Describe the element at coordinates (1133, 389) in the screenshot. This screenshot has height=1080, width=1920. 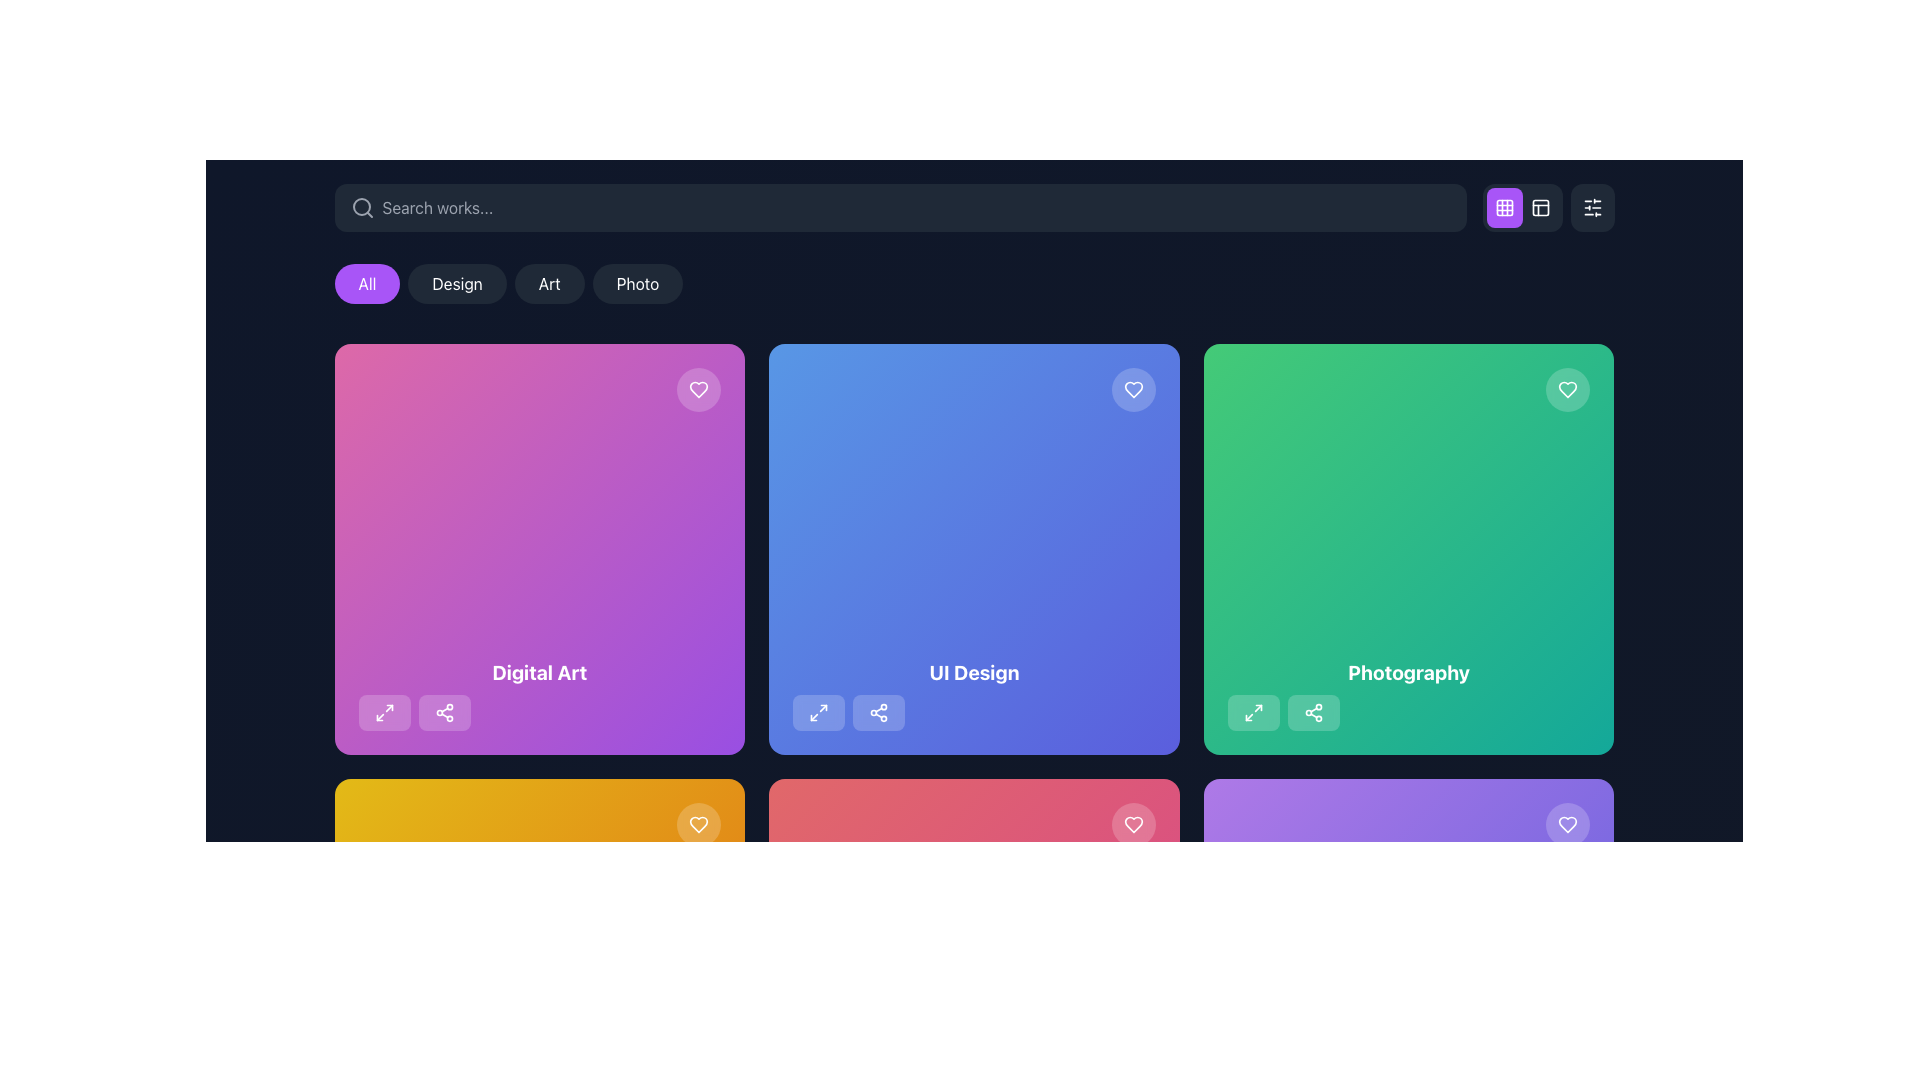
I see `the favorite button located at the top-right corner of the blue rectangular card labeled 'UI Design'` at that location.